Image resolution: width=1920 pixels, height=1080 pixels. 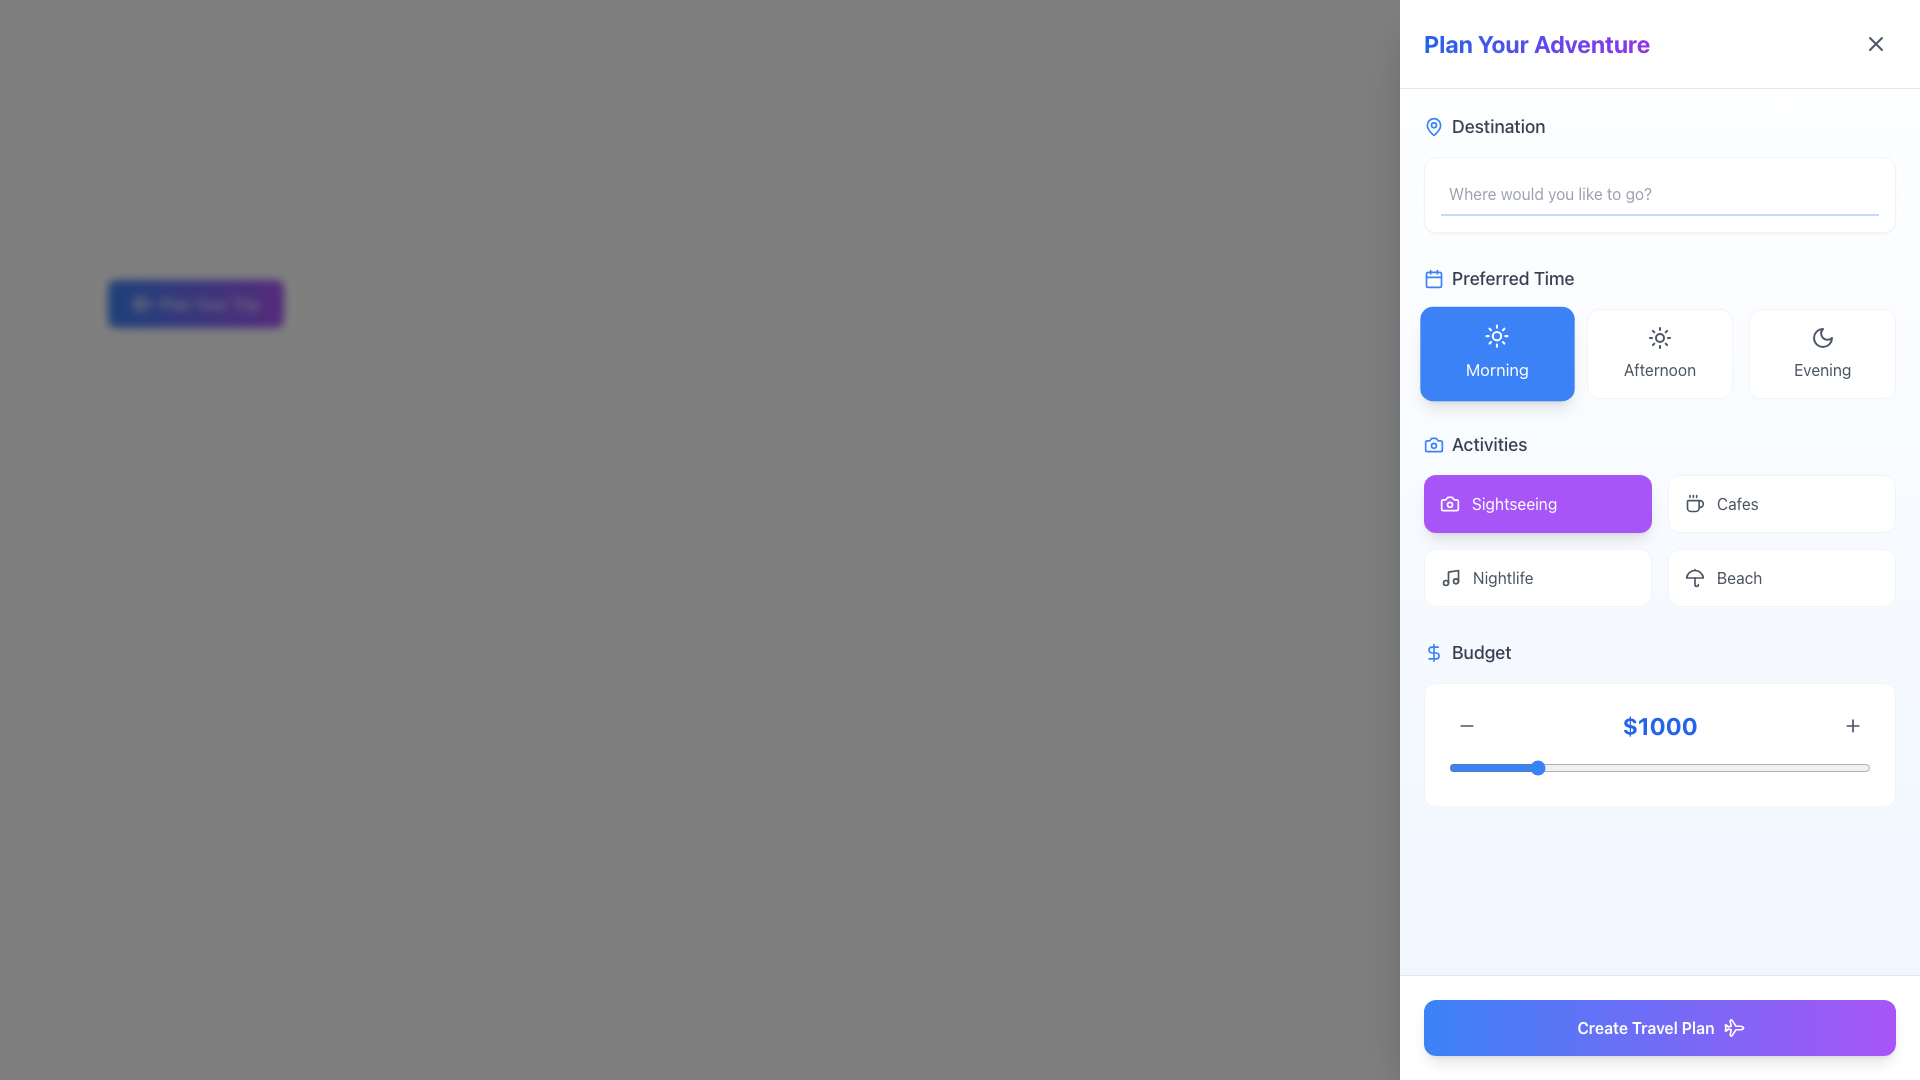 What do you see at coordinates (1660, 353) in the screenshot?
I see `the button labeled 'Afternoon', which is the second button in a row of three, to change its background color to light blue` at bounding box center [1660, 353].